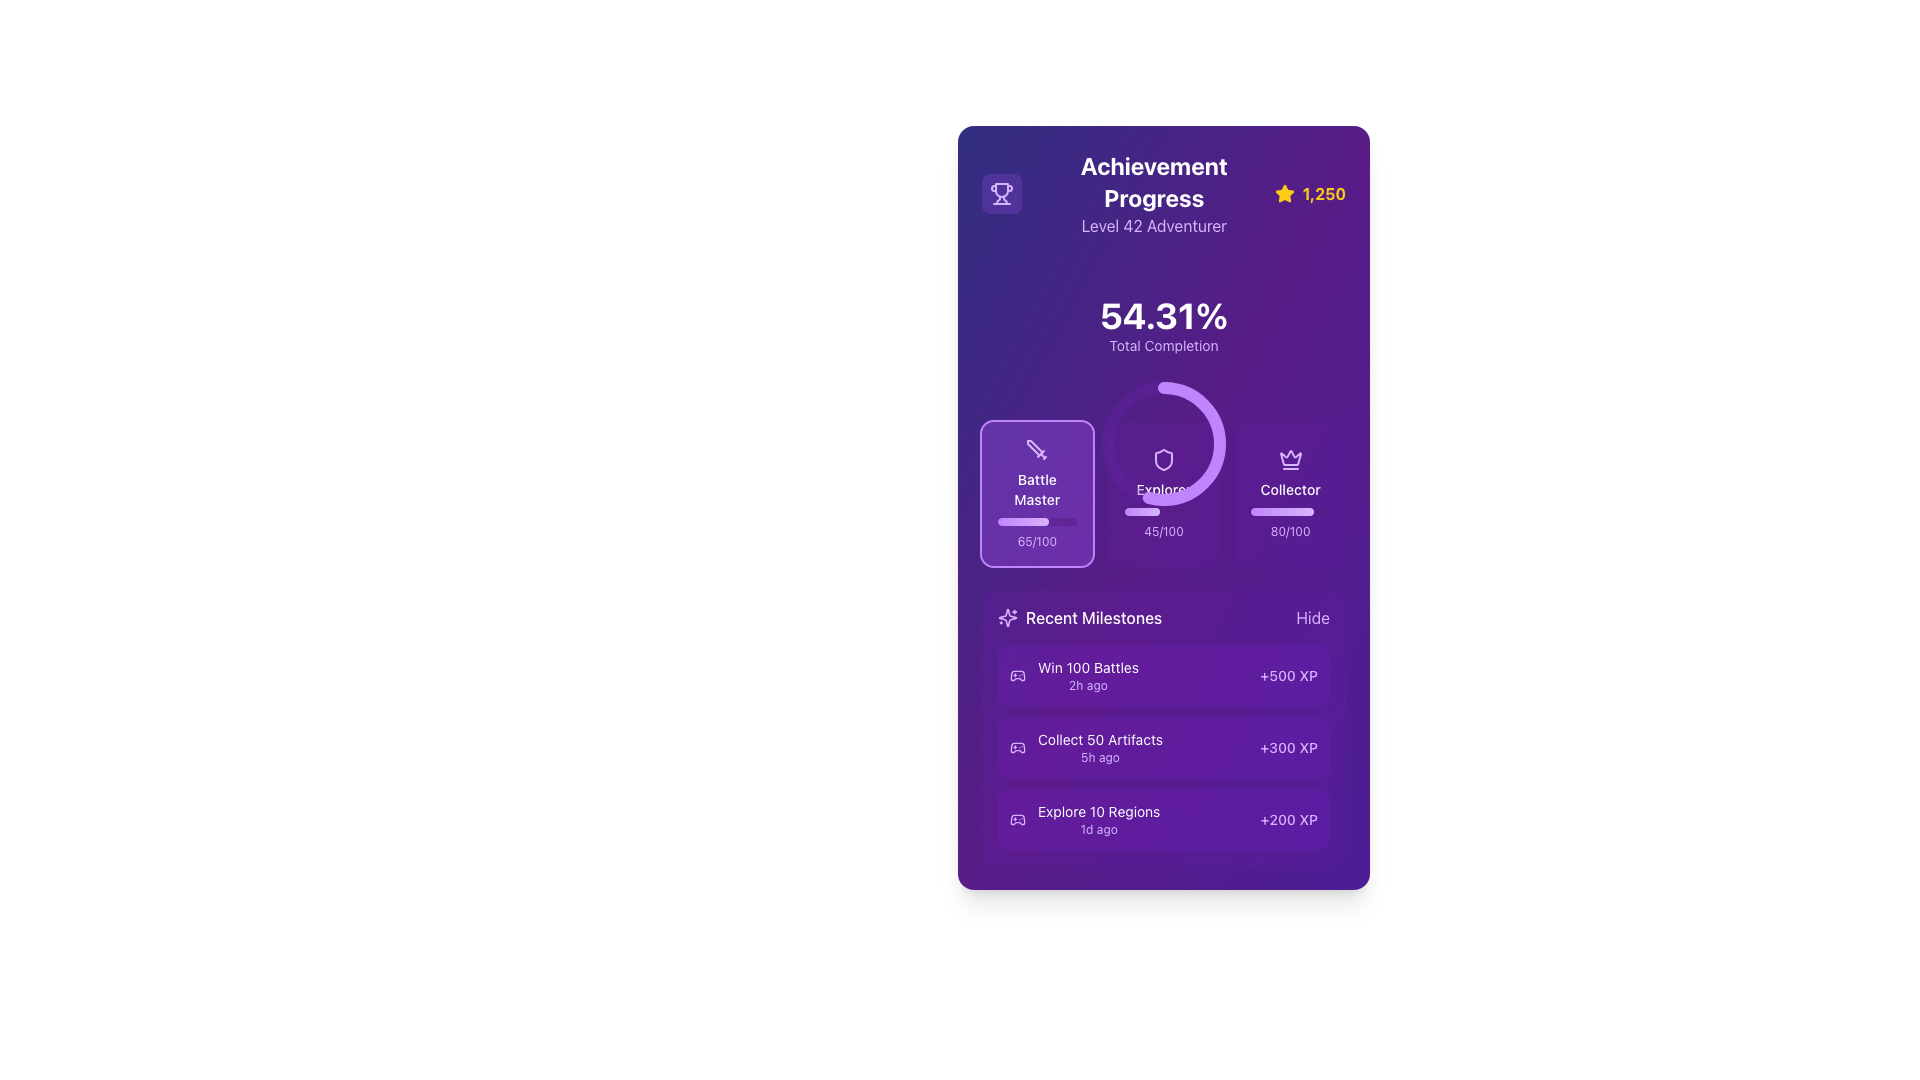  I want to click on the 'Explorer' SVG Icon located in the 'Achievement Progress' UI card, positioned above the text 'Explorer' and a progress bar, so click(1163, 459).